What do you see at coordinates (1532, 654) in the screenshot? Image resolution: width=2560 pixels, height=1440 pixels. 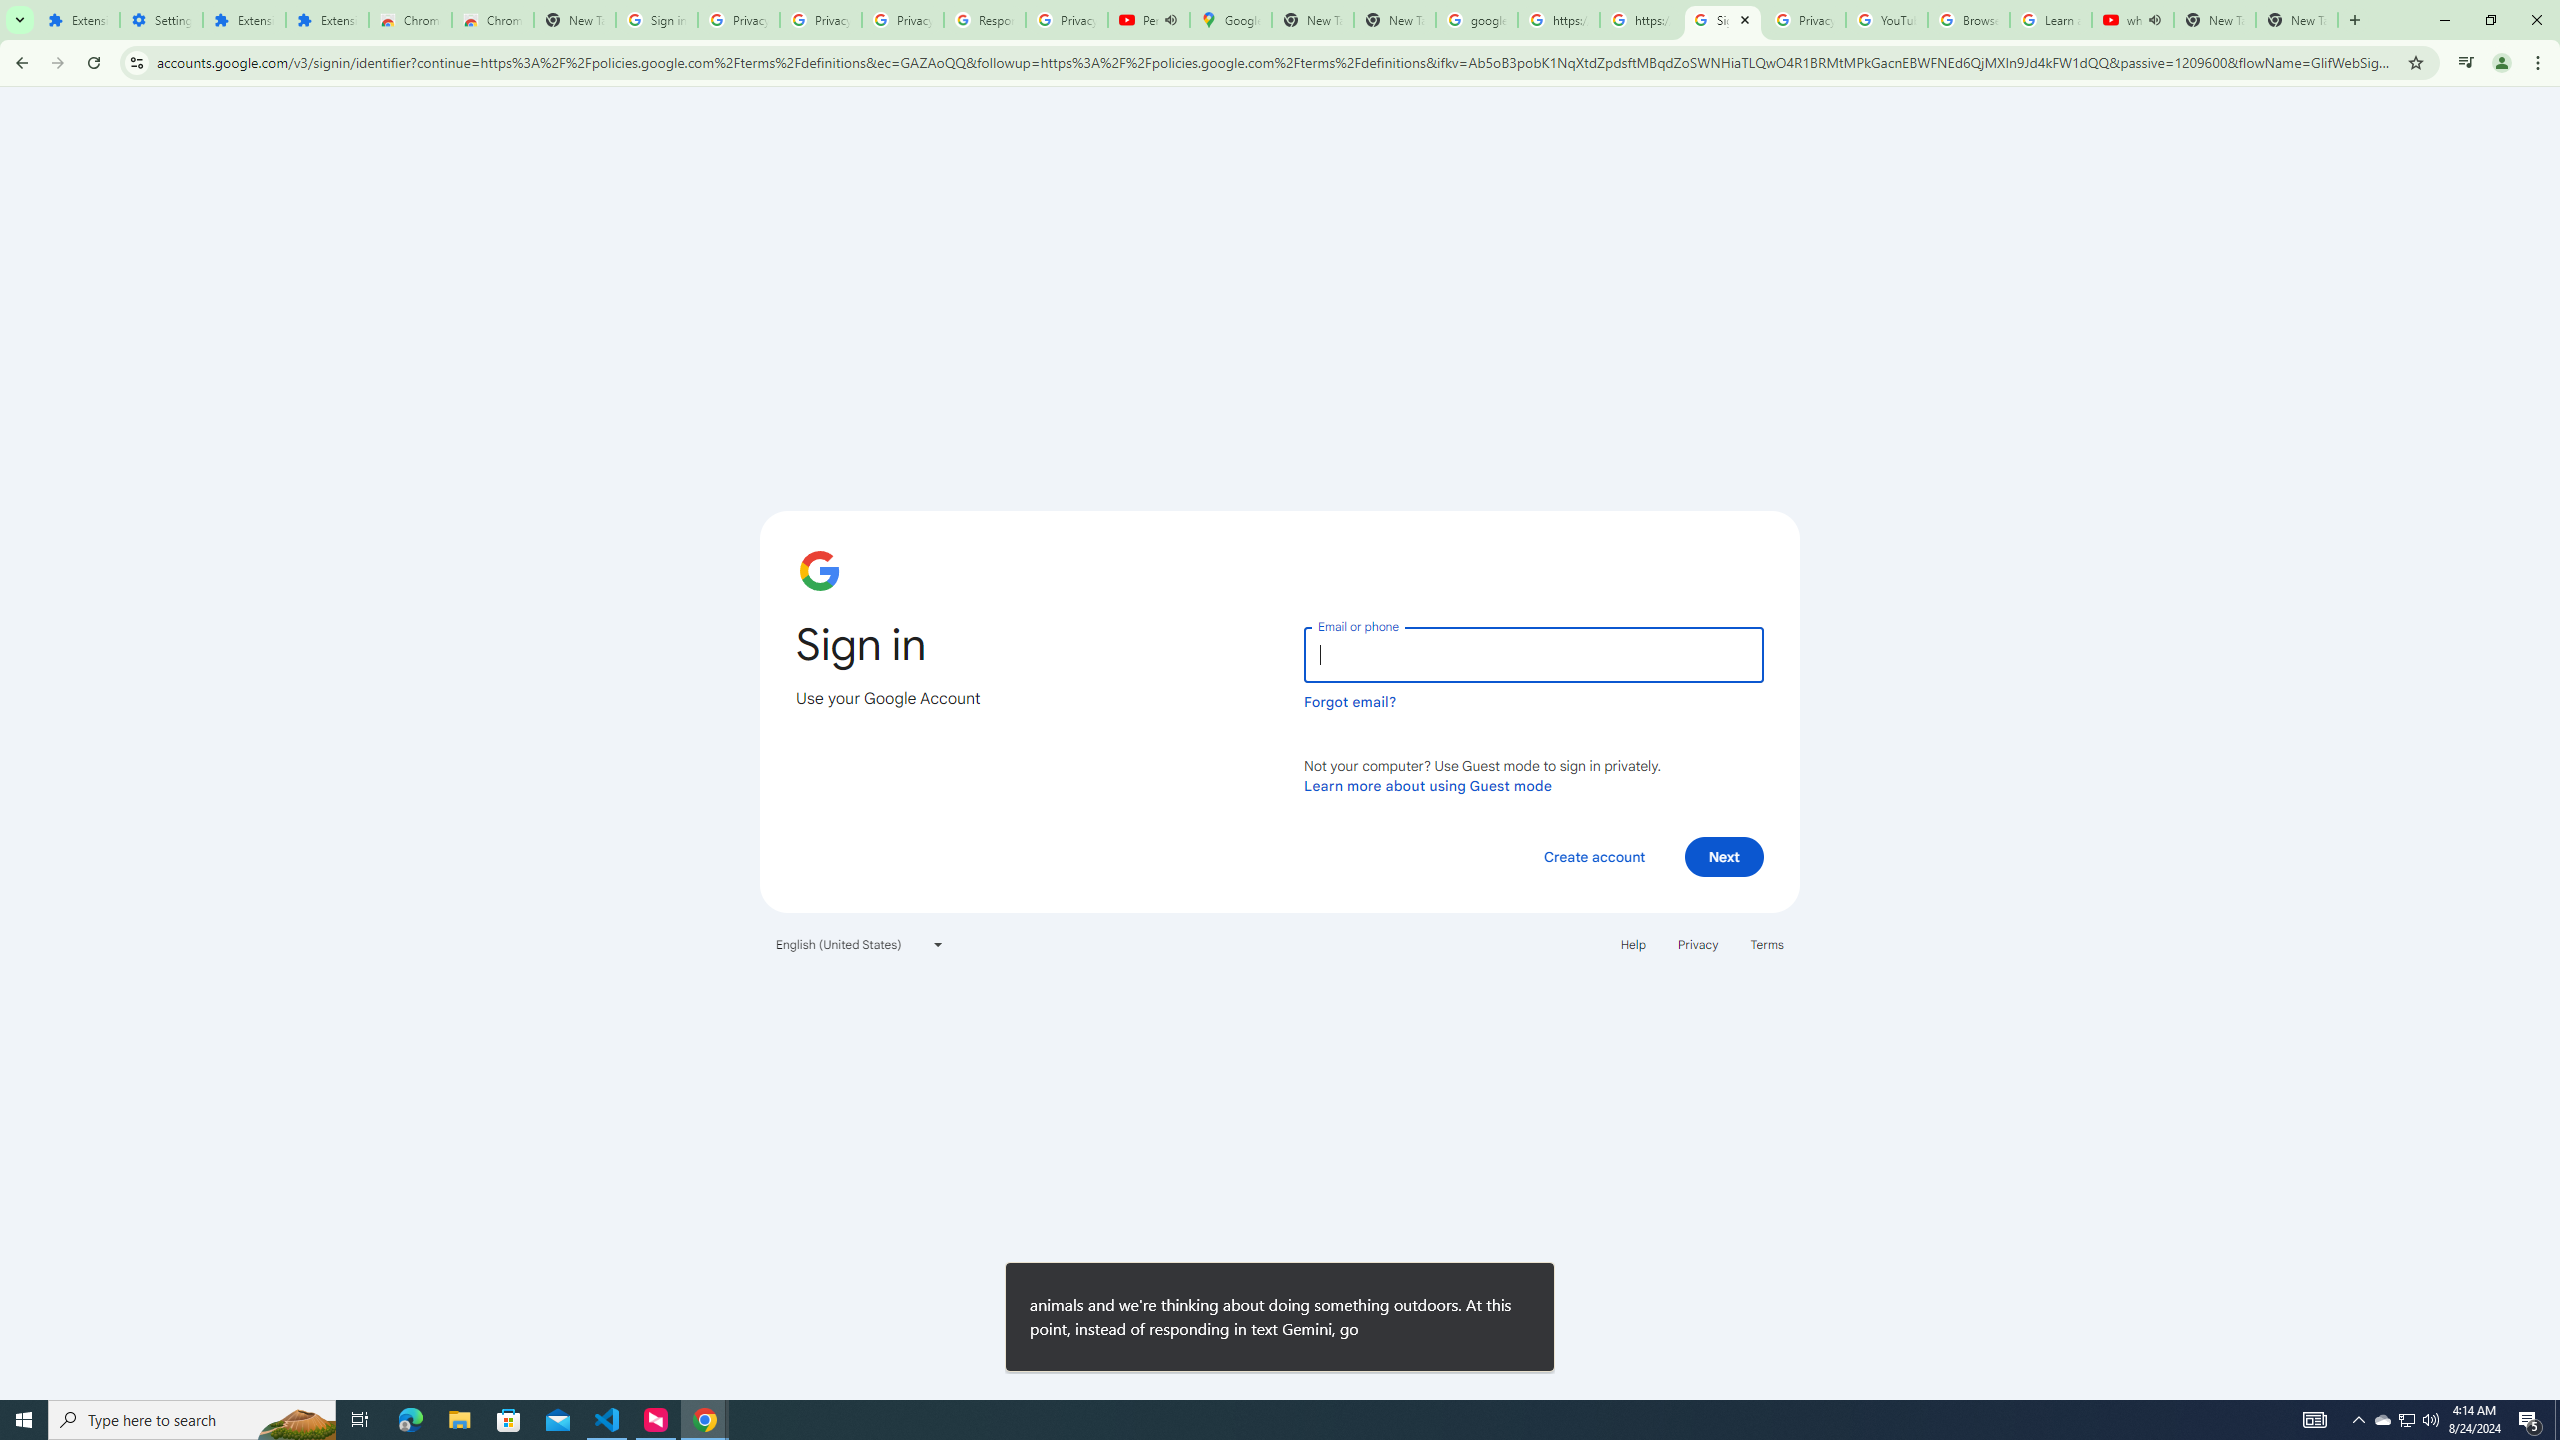 I see `'Email or phone'` at bounding box center [1532, 654].